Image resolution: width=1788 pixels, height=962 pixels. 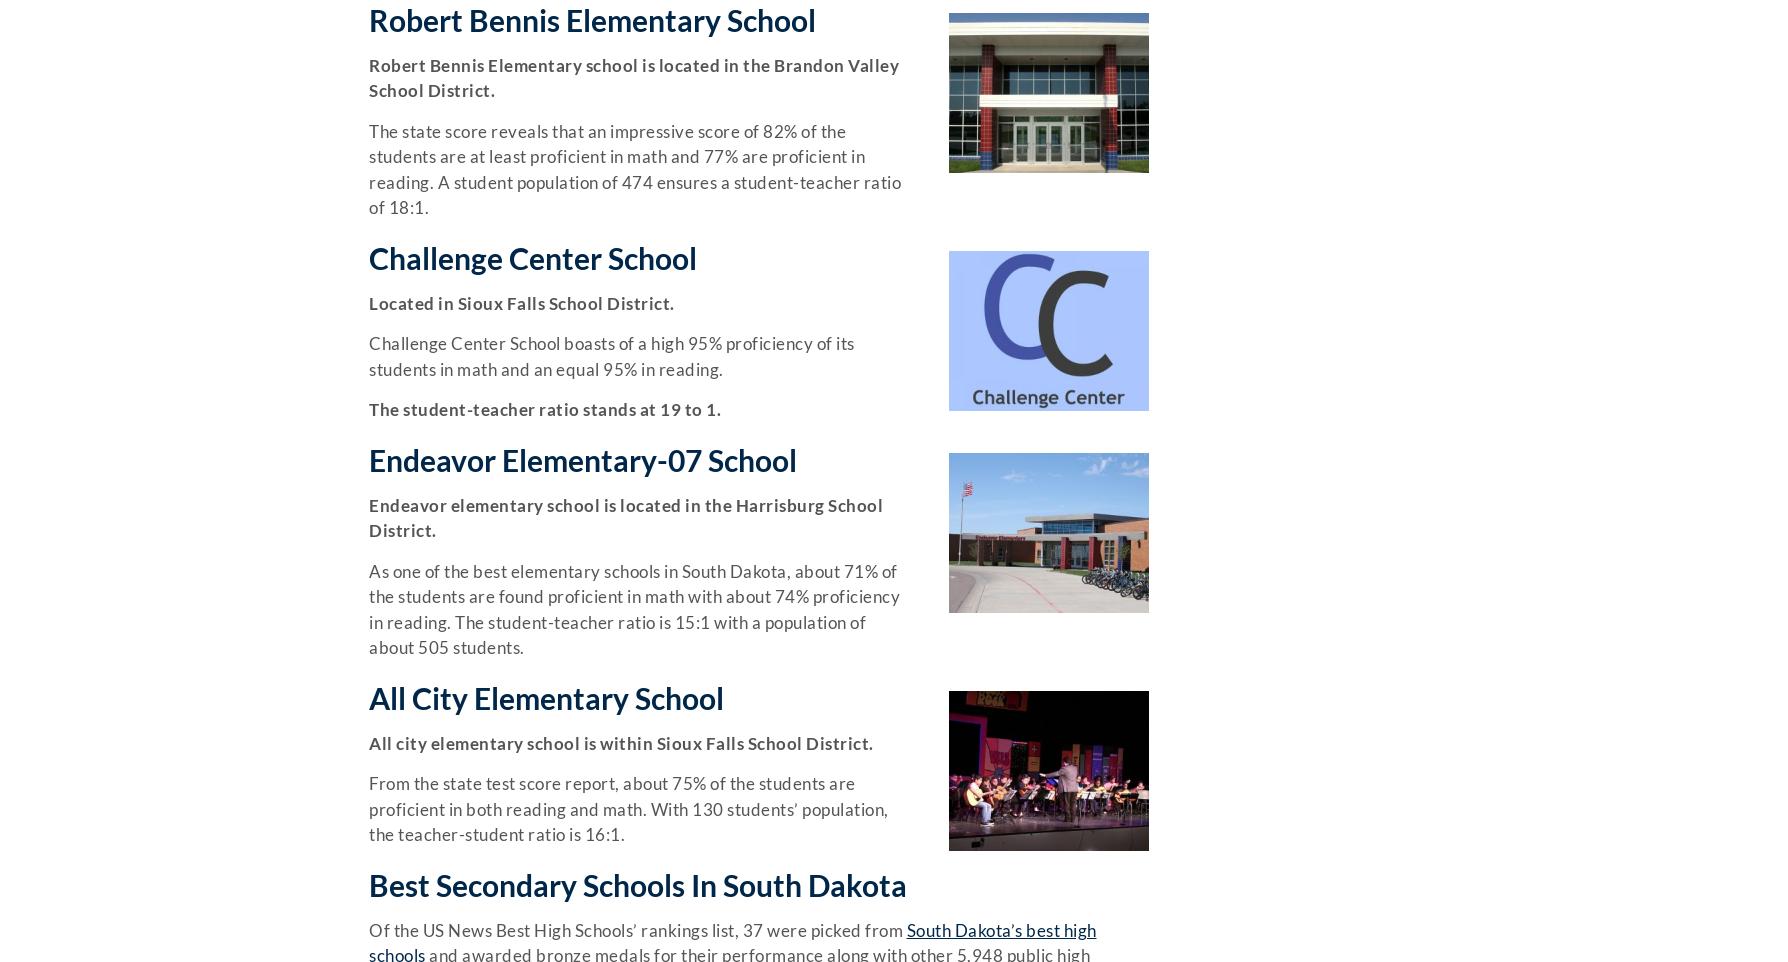 What do you see at coordinates (634, 77) in the screenshot?
I see `'Robert Bennis Elementary school is located in the Brandon Valley School District.'` at bounding box center [634, 77].